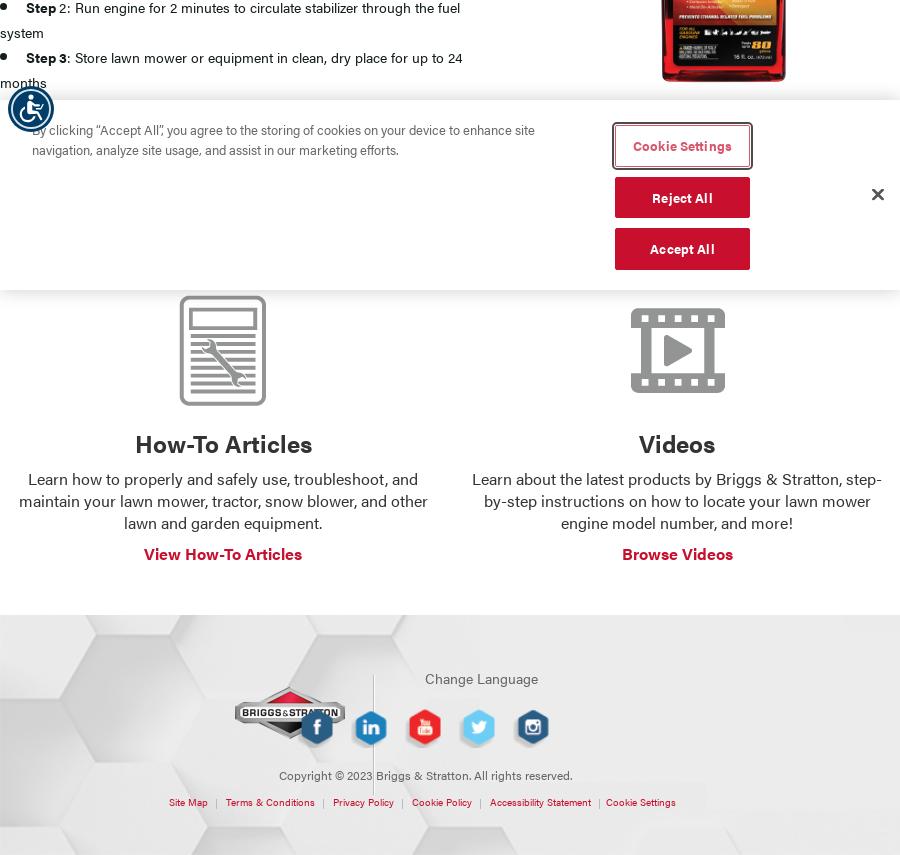 Image resolution: width=900 pixels, height=855 pixels. I want to click on 'Cookie Settings', so click(605, 801).